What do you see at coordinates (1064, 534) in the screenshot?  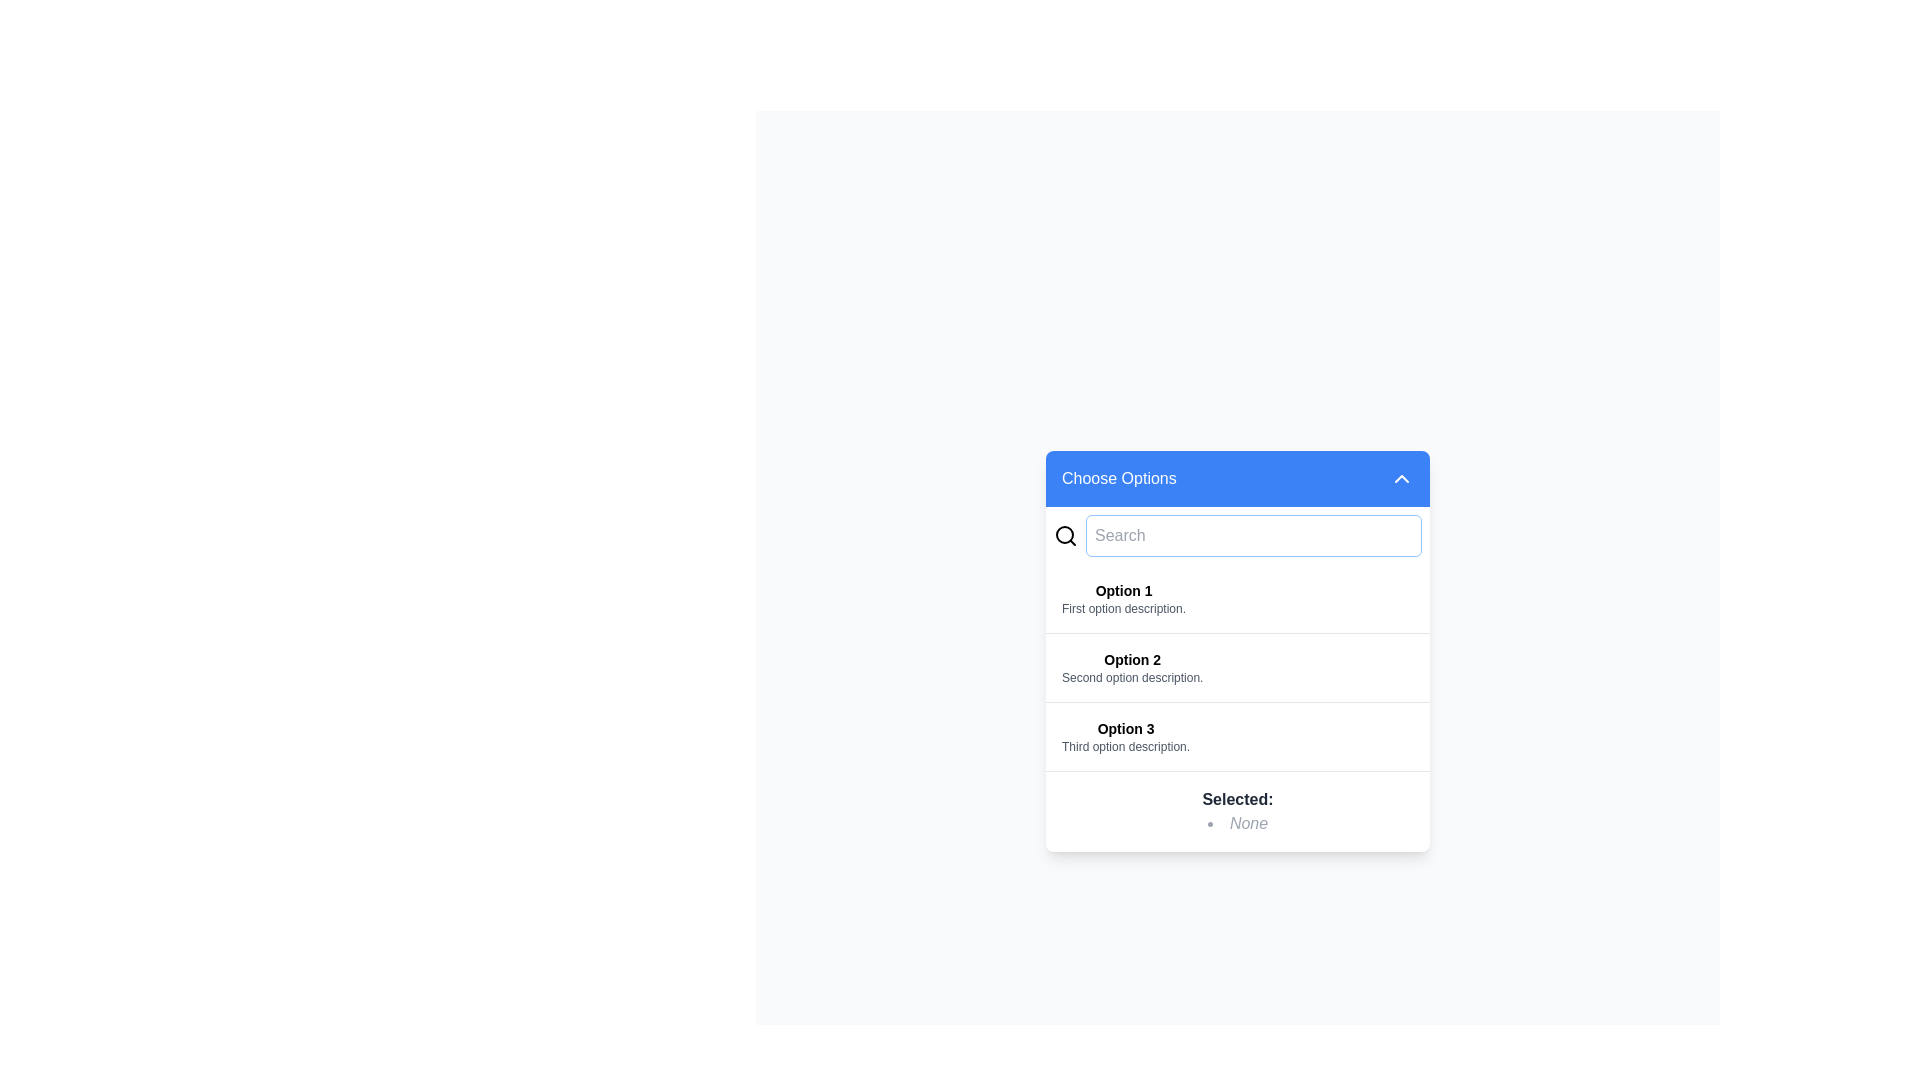 I see `the search icon which serves as a visual indicator for the adjacent input field` at bounding box center [1064, 534].